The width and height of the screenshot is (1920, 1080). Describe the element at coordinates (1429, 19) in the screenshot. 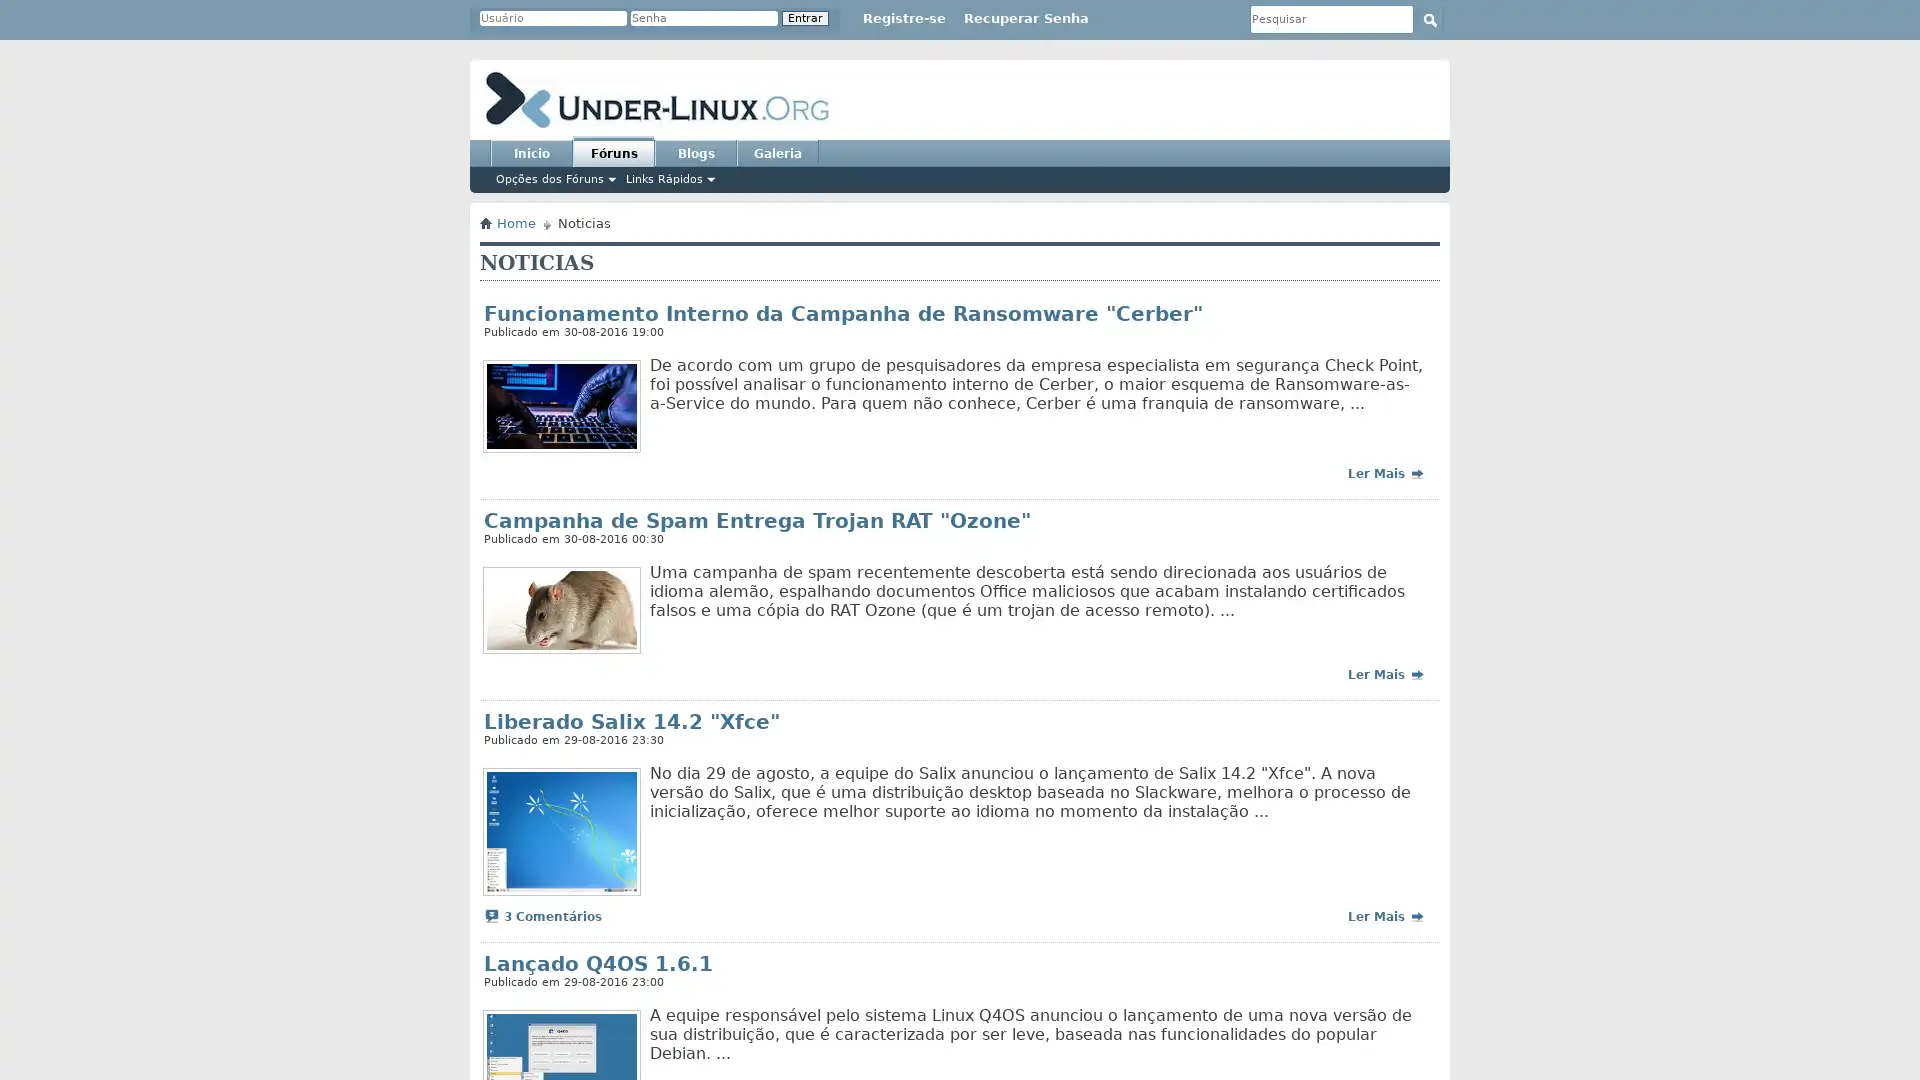

I see `Submit` at that location.